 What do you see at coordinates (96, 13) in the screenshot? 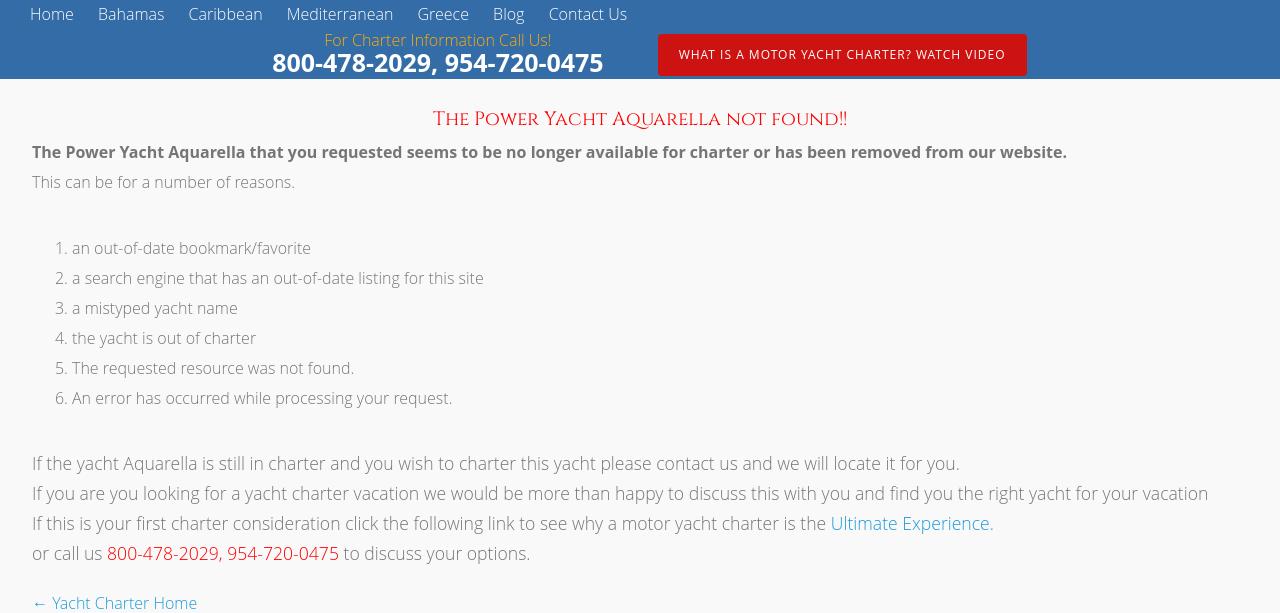
I see `'Bahamas'` at bounding box center [96, 13].